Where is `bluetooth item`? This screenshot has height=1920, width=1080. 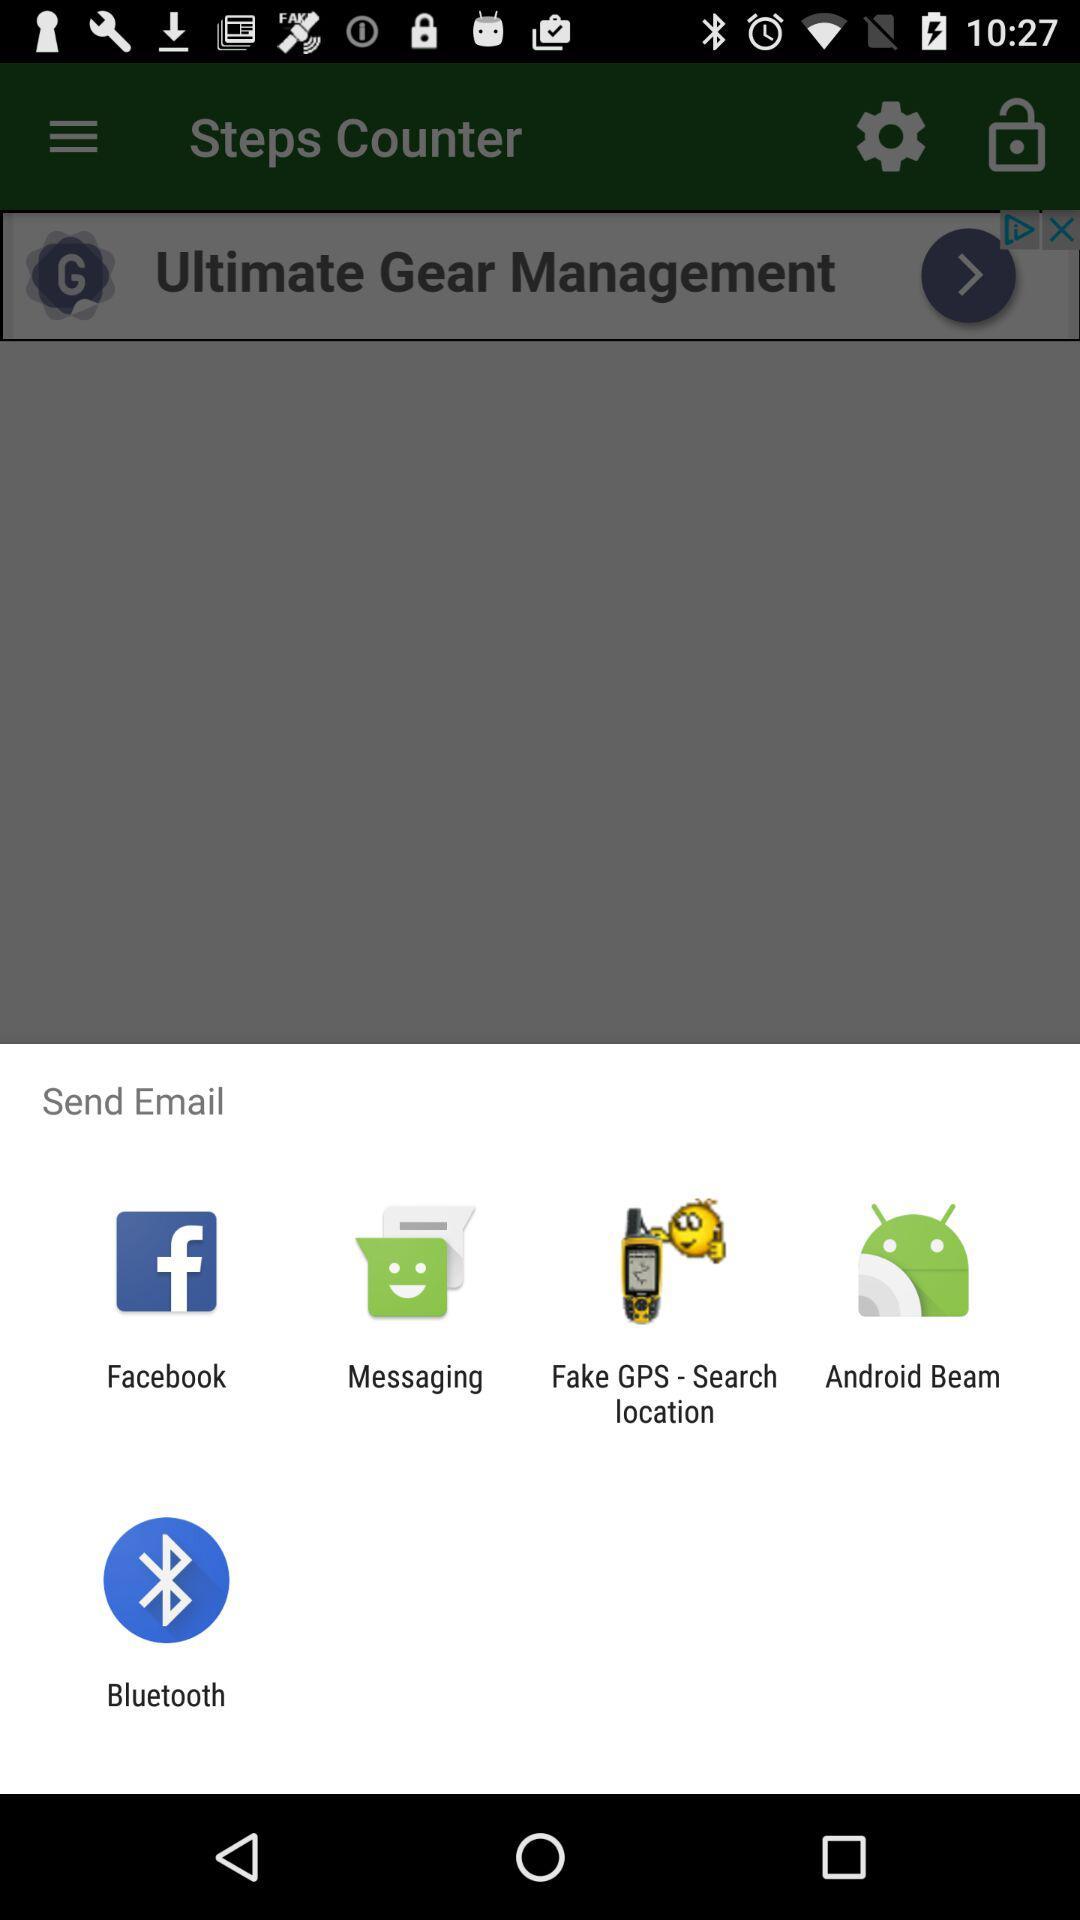
bluetooth item is located at coordinates (165, 1711).